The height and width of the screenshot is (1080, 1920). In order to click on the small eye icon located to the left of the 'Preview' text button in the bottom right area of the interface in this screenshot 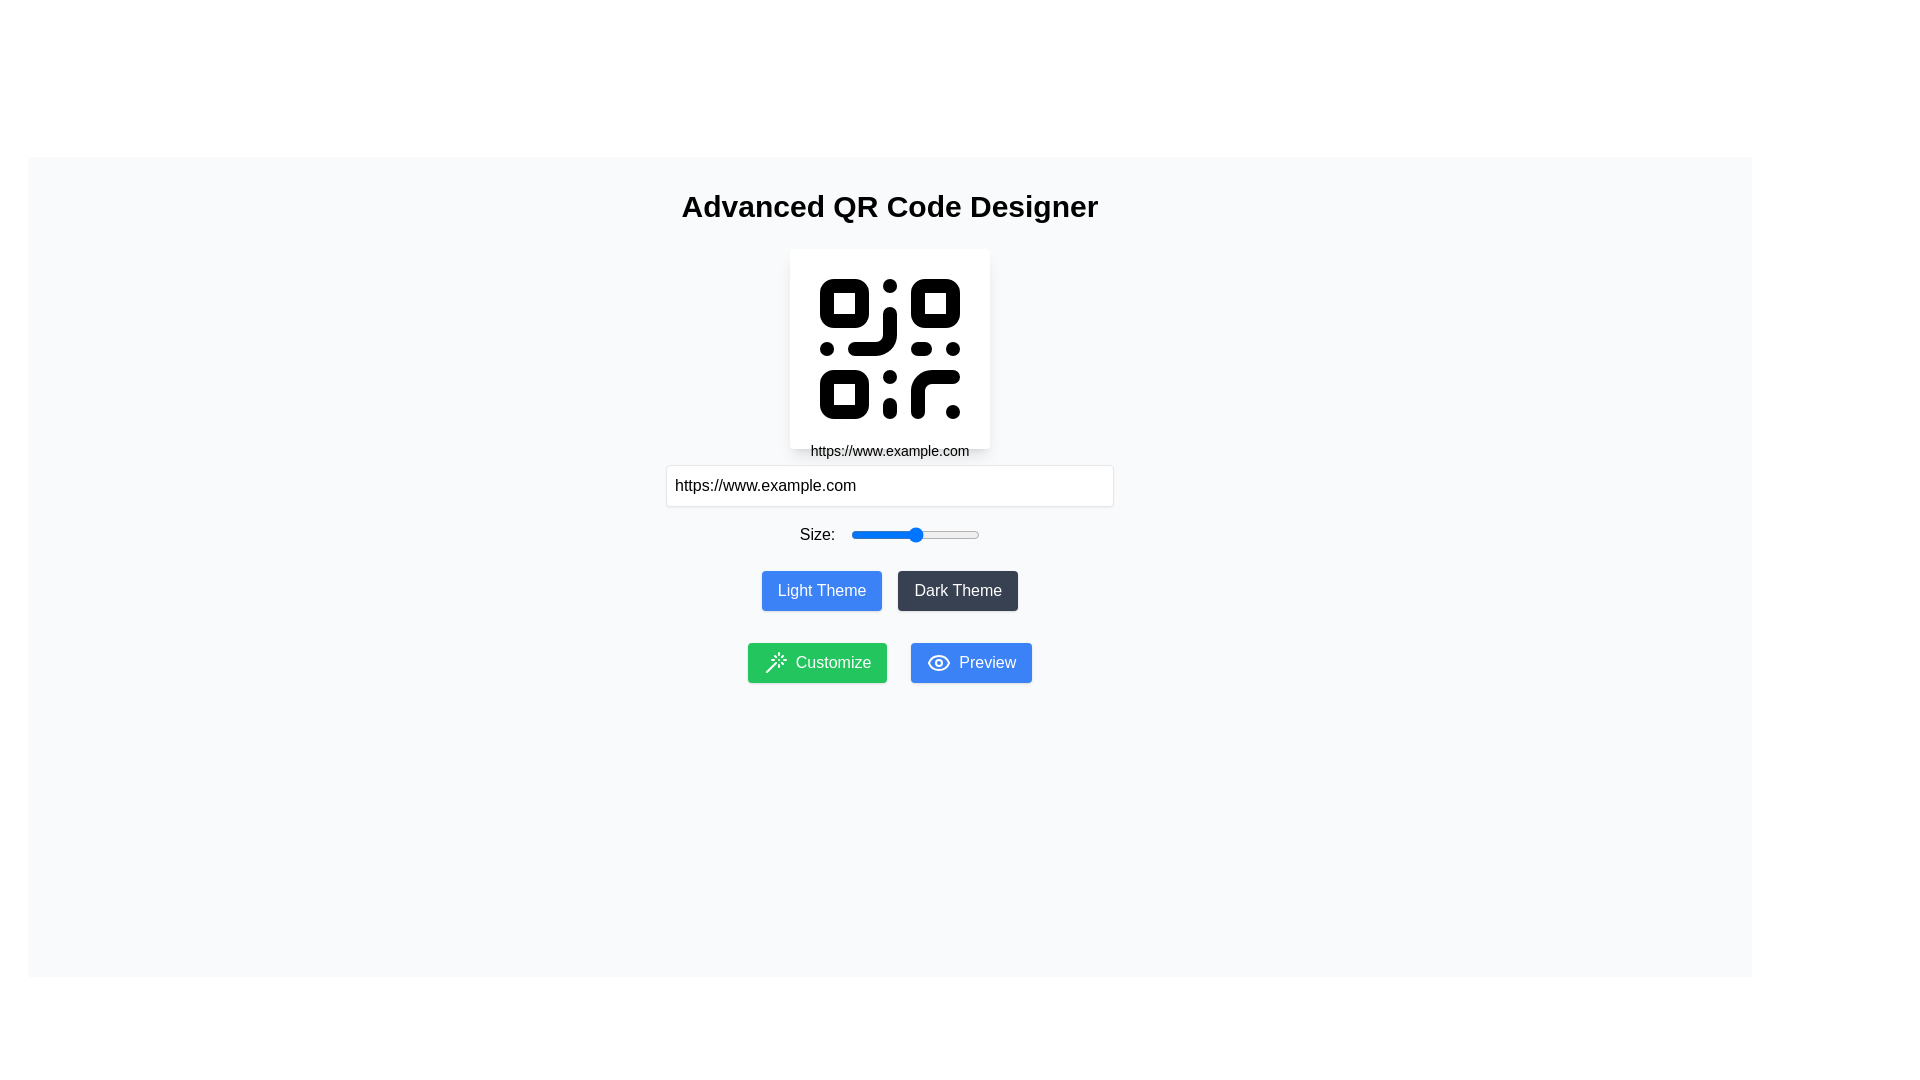, I will do `click(938, 663)`.